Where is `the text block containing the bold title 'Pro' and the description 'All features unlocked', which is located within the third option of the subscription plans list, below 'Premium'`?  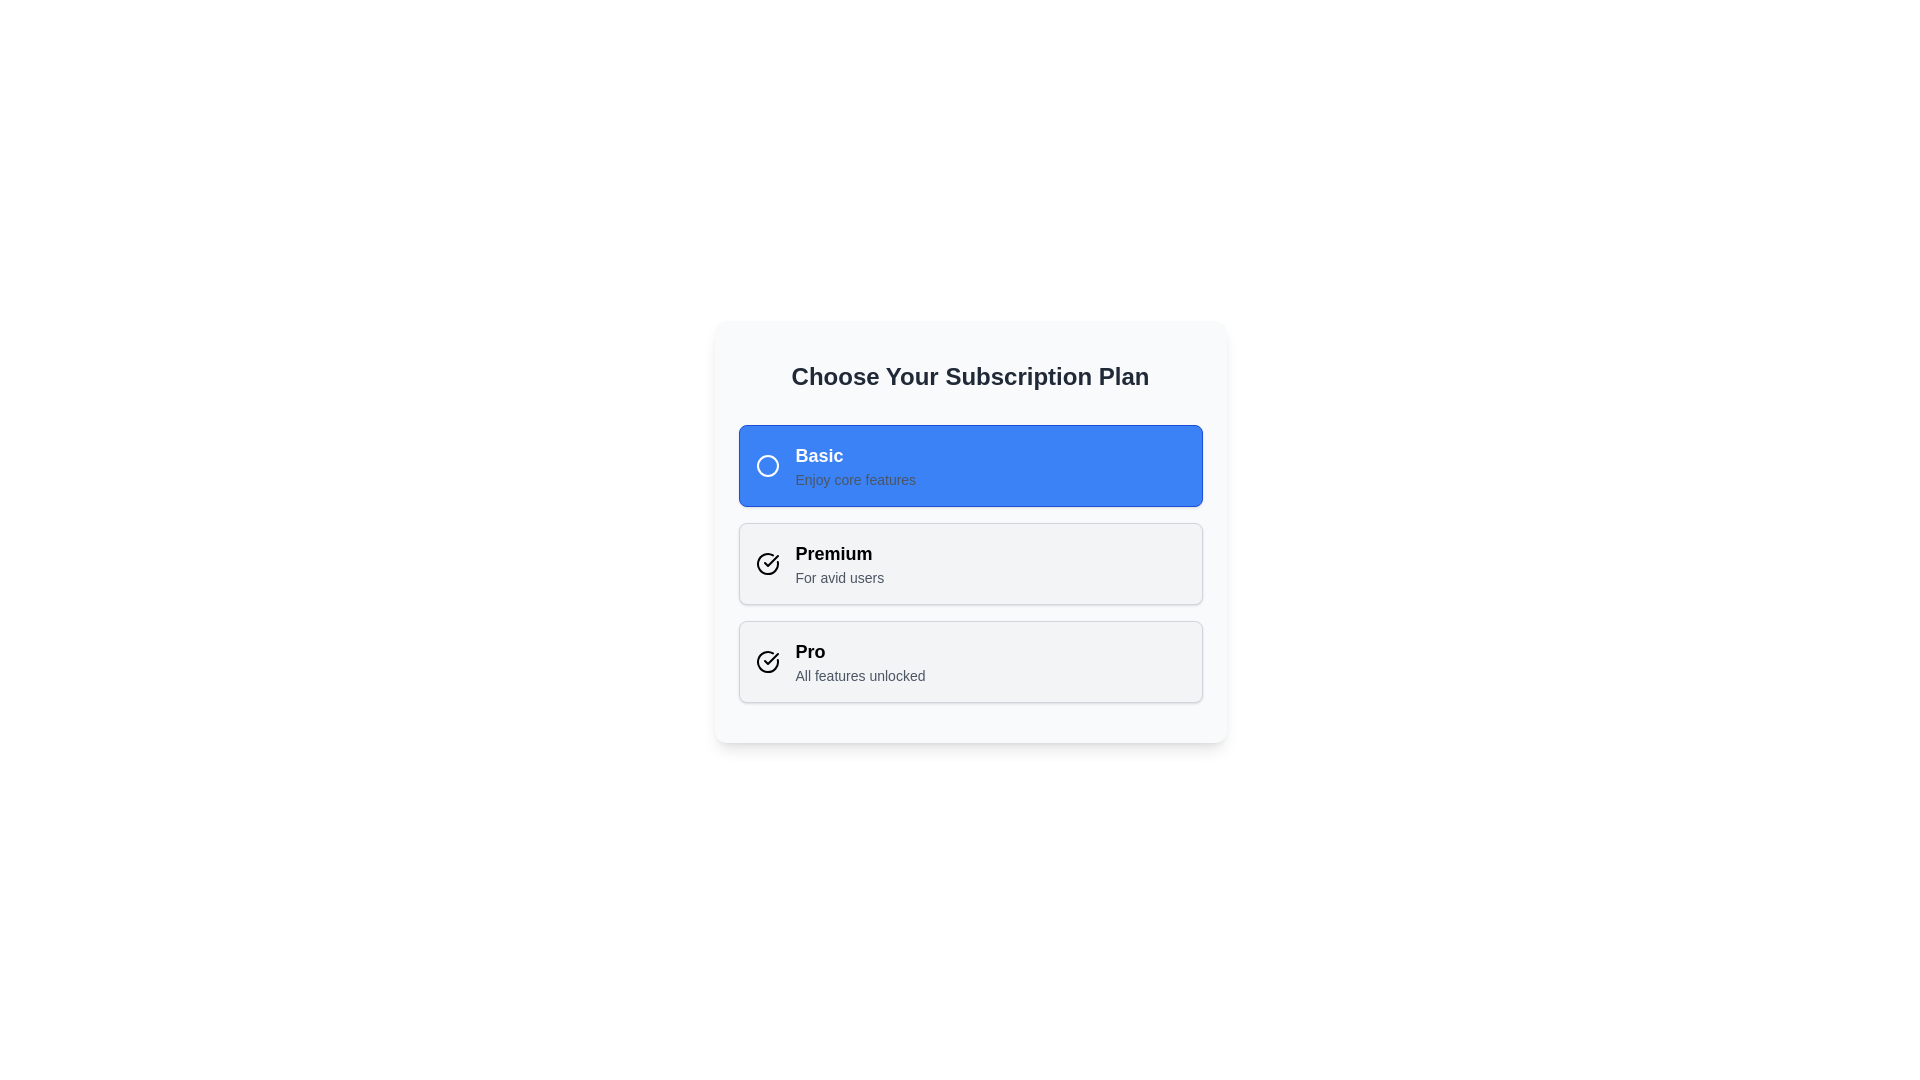 the text block containing the bold title 'Pro' and the description 'All features unlocked', which is located within the third option of the subscription plans list, below 'Premium' is located at coordinates (860, 662).